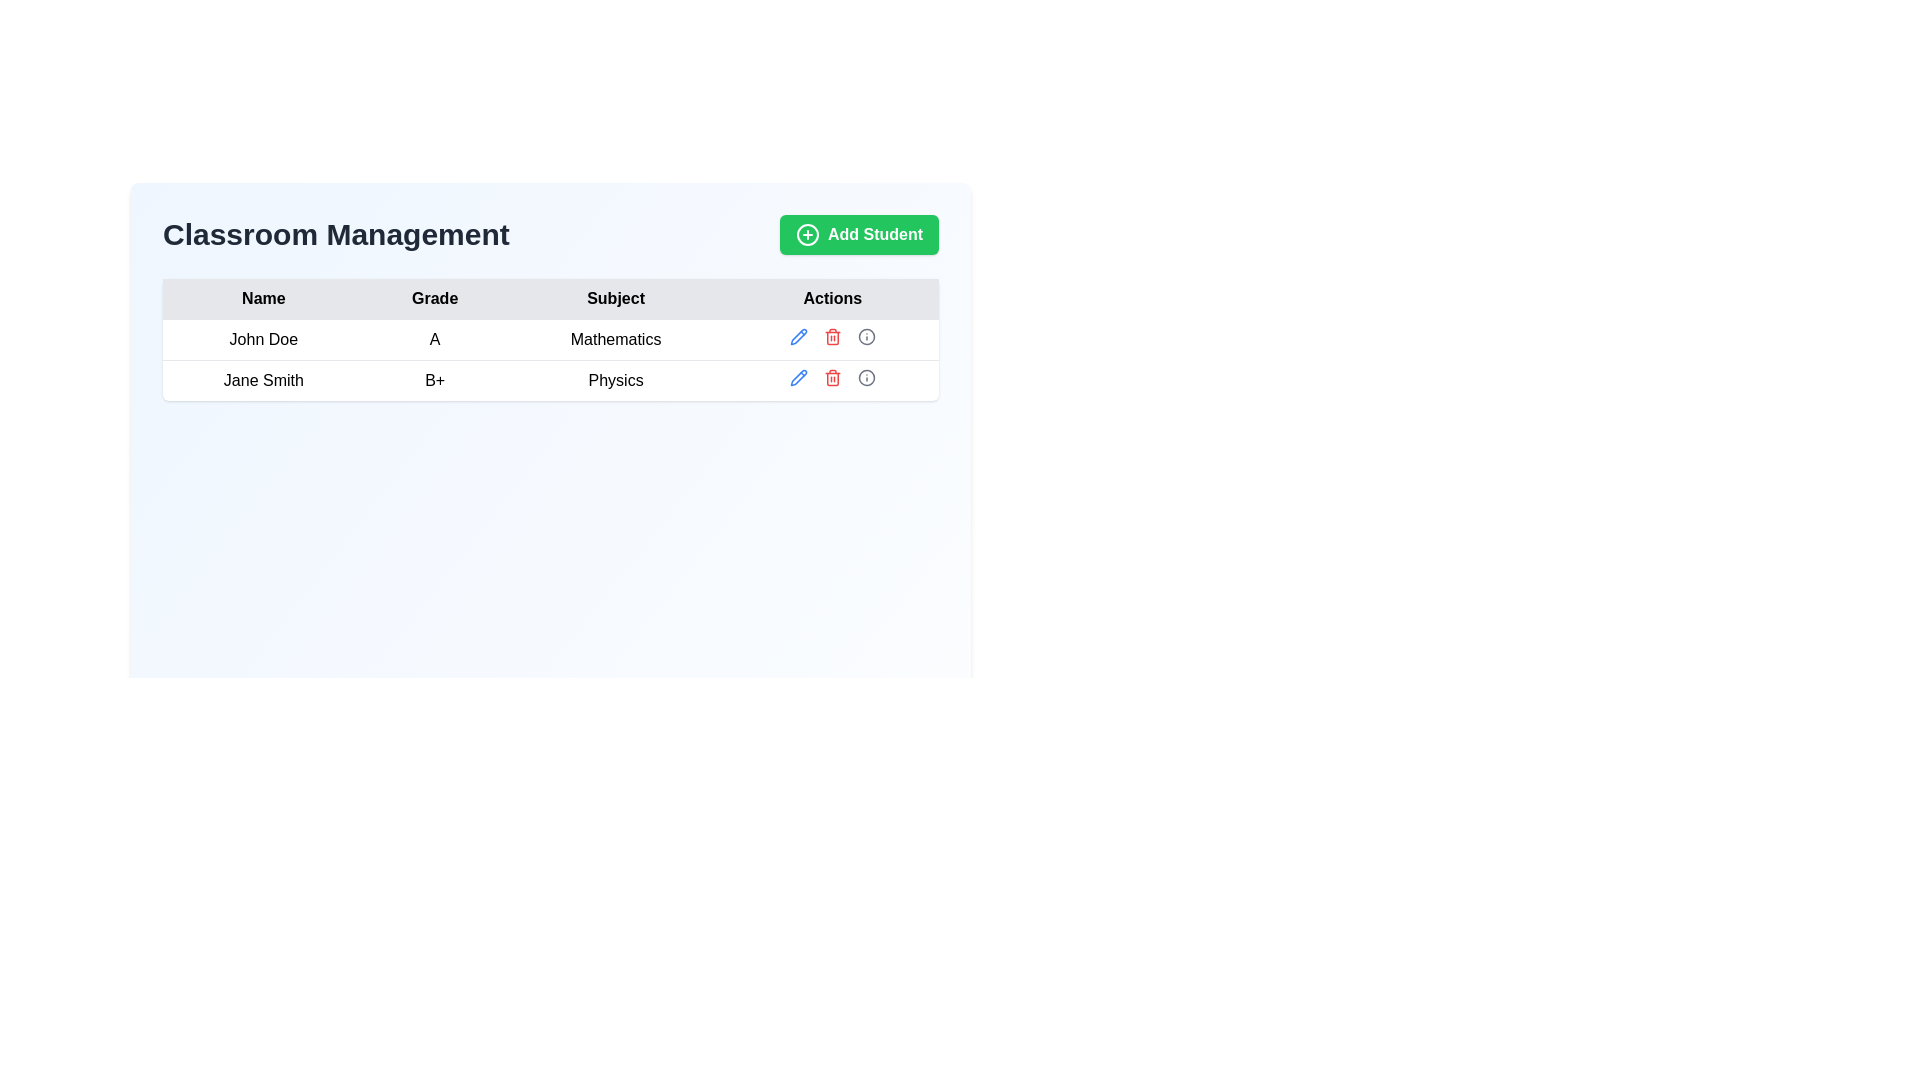 The image size is (1920, 1080). I want to click on the circular information icon located in the last column of the table row labeled 'Jane Smith' under the 'Actions' header, so click(866, 335).